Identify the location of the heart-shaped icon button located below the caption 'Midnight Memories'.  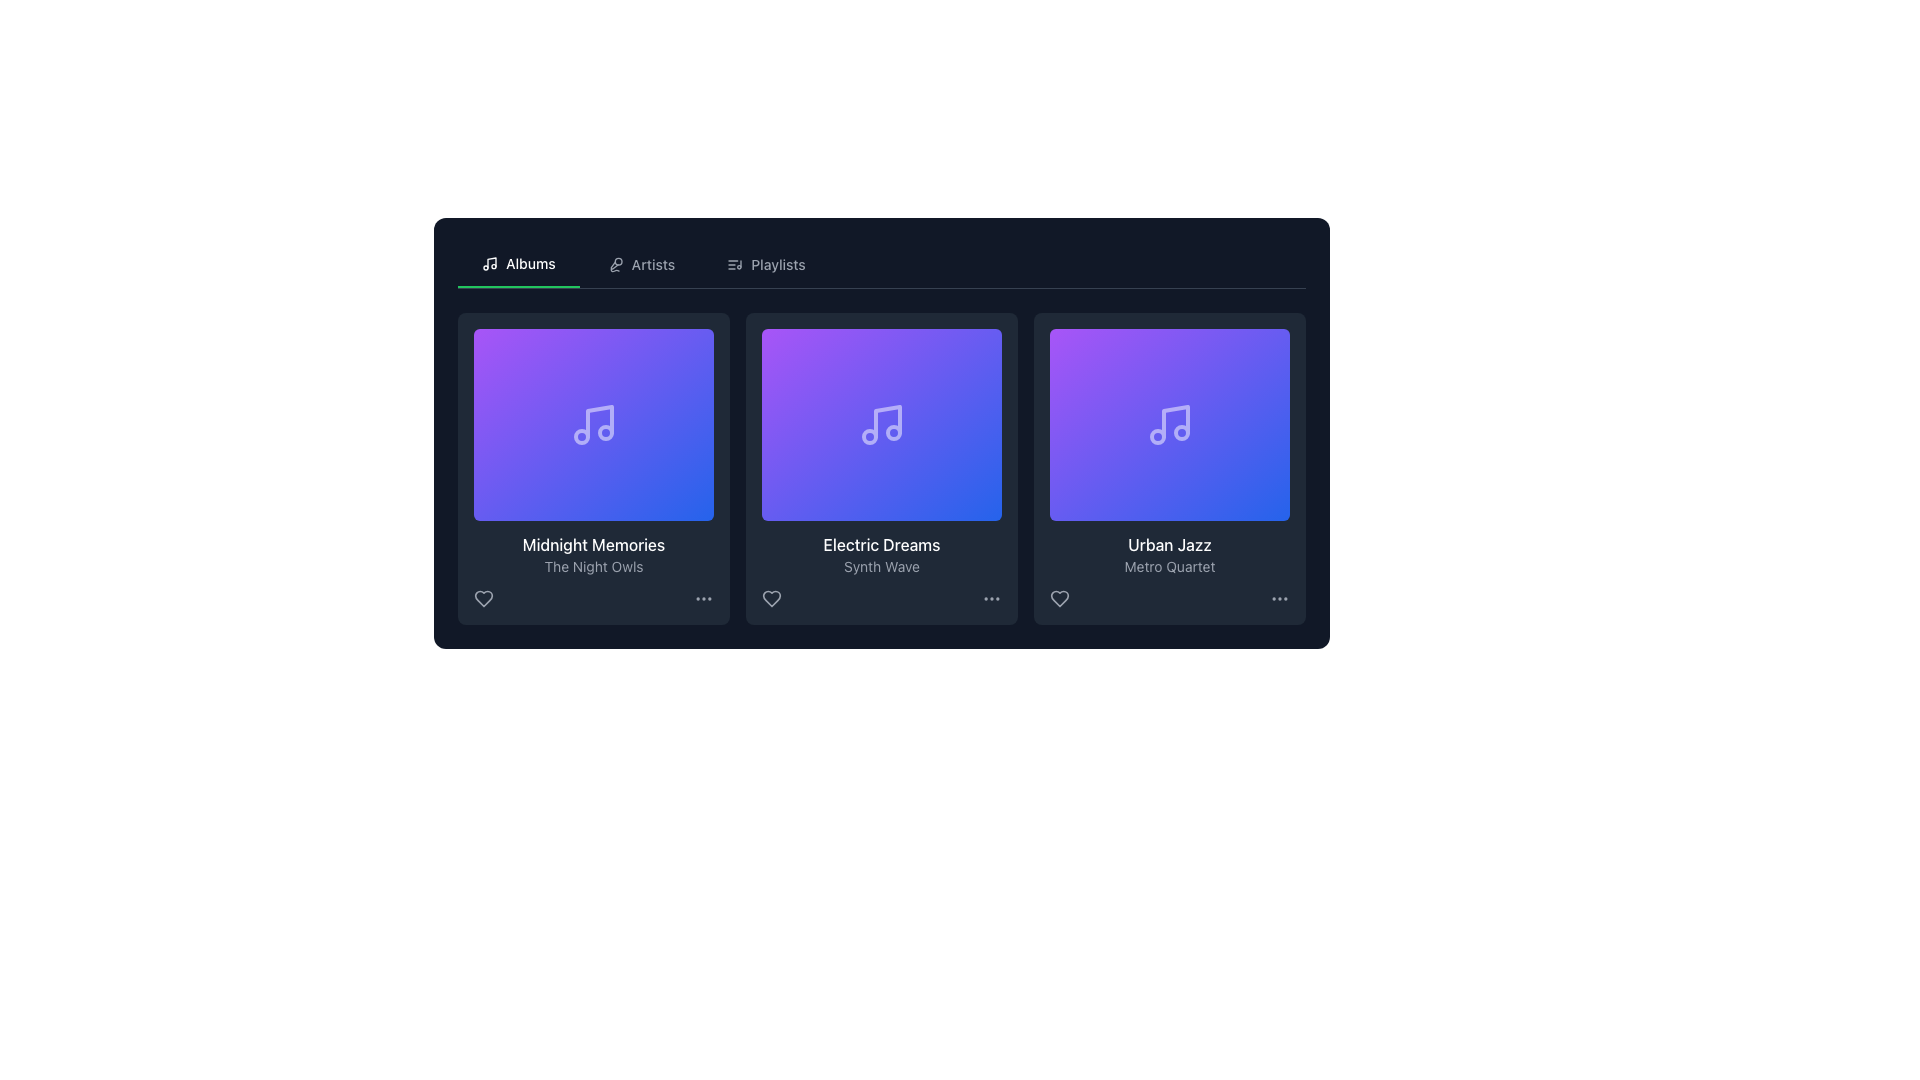
(484, 597).